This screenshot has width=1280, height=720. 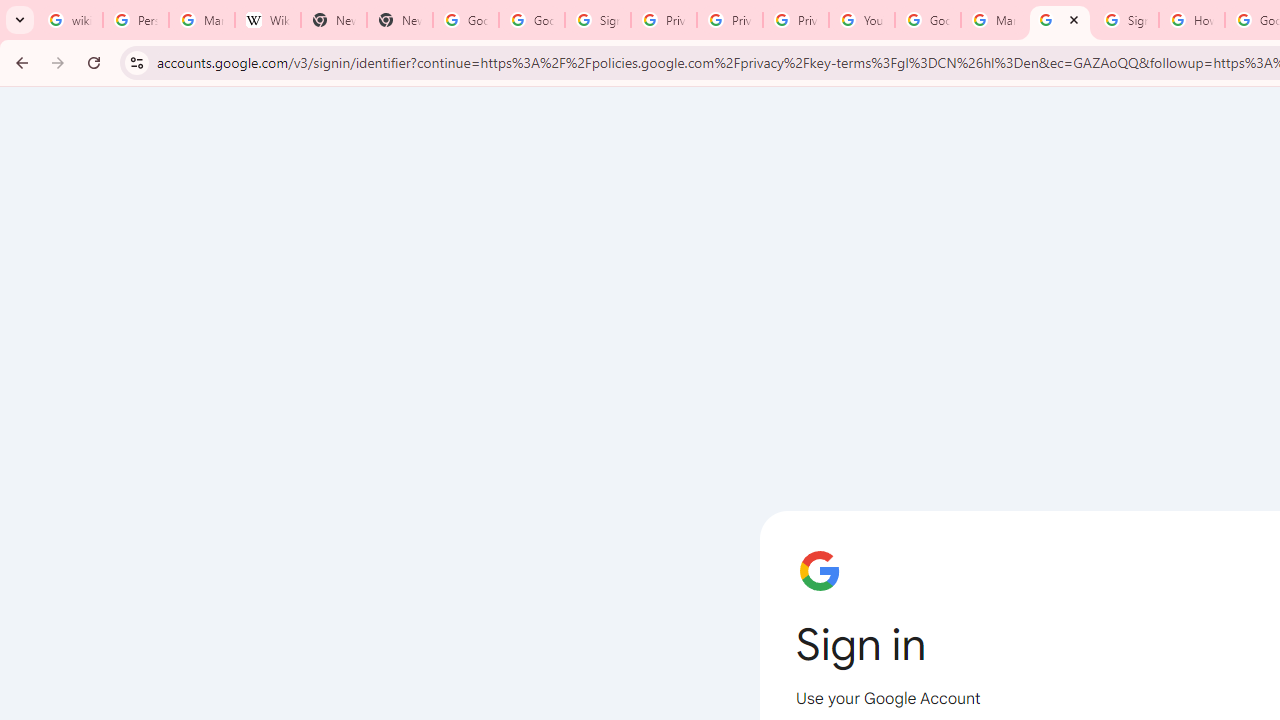 What do you see at coordinates (267, 20) in the screenshot?
I see `'Wikipedia:Edit requests - Wikipedia'` at bounding box center [267, 20].